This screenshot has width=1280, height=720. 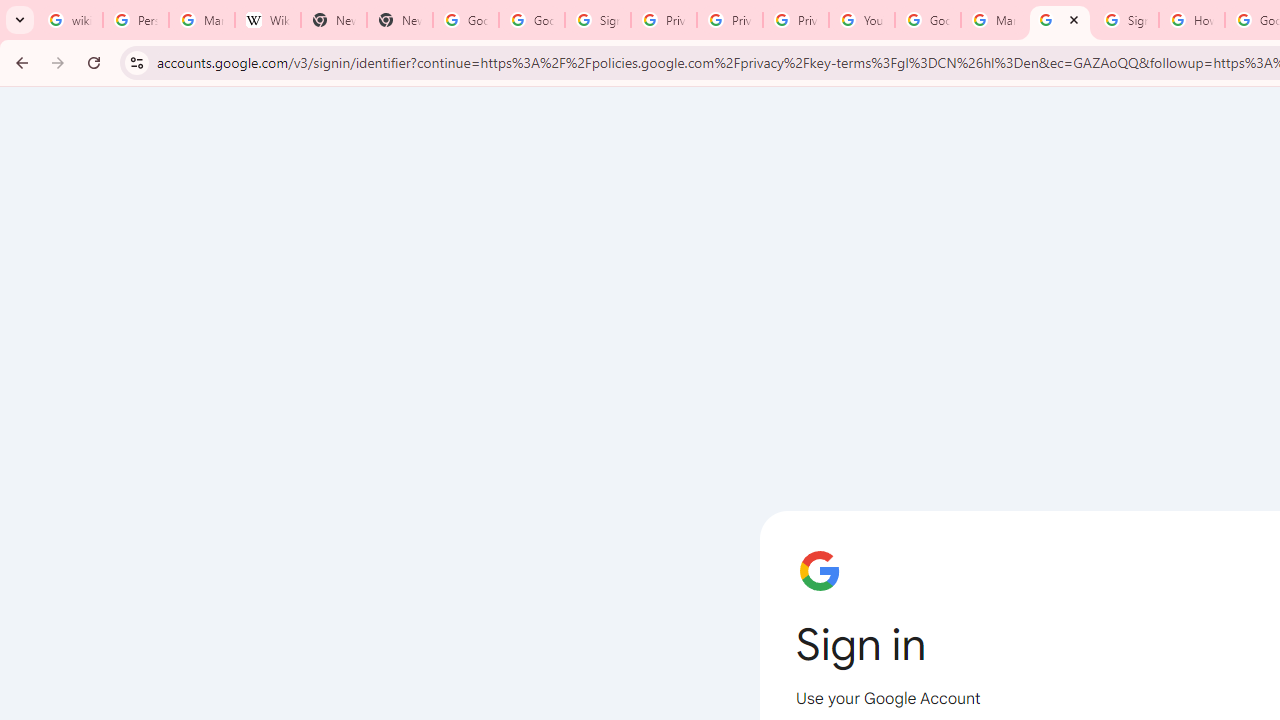 What do you see at coordinates (267, 20) in the screenshot?
I see `'Wikipedia:Edit requests - Wikipedia'` at bounding box center [267, 20].